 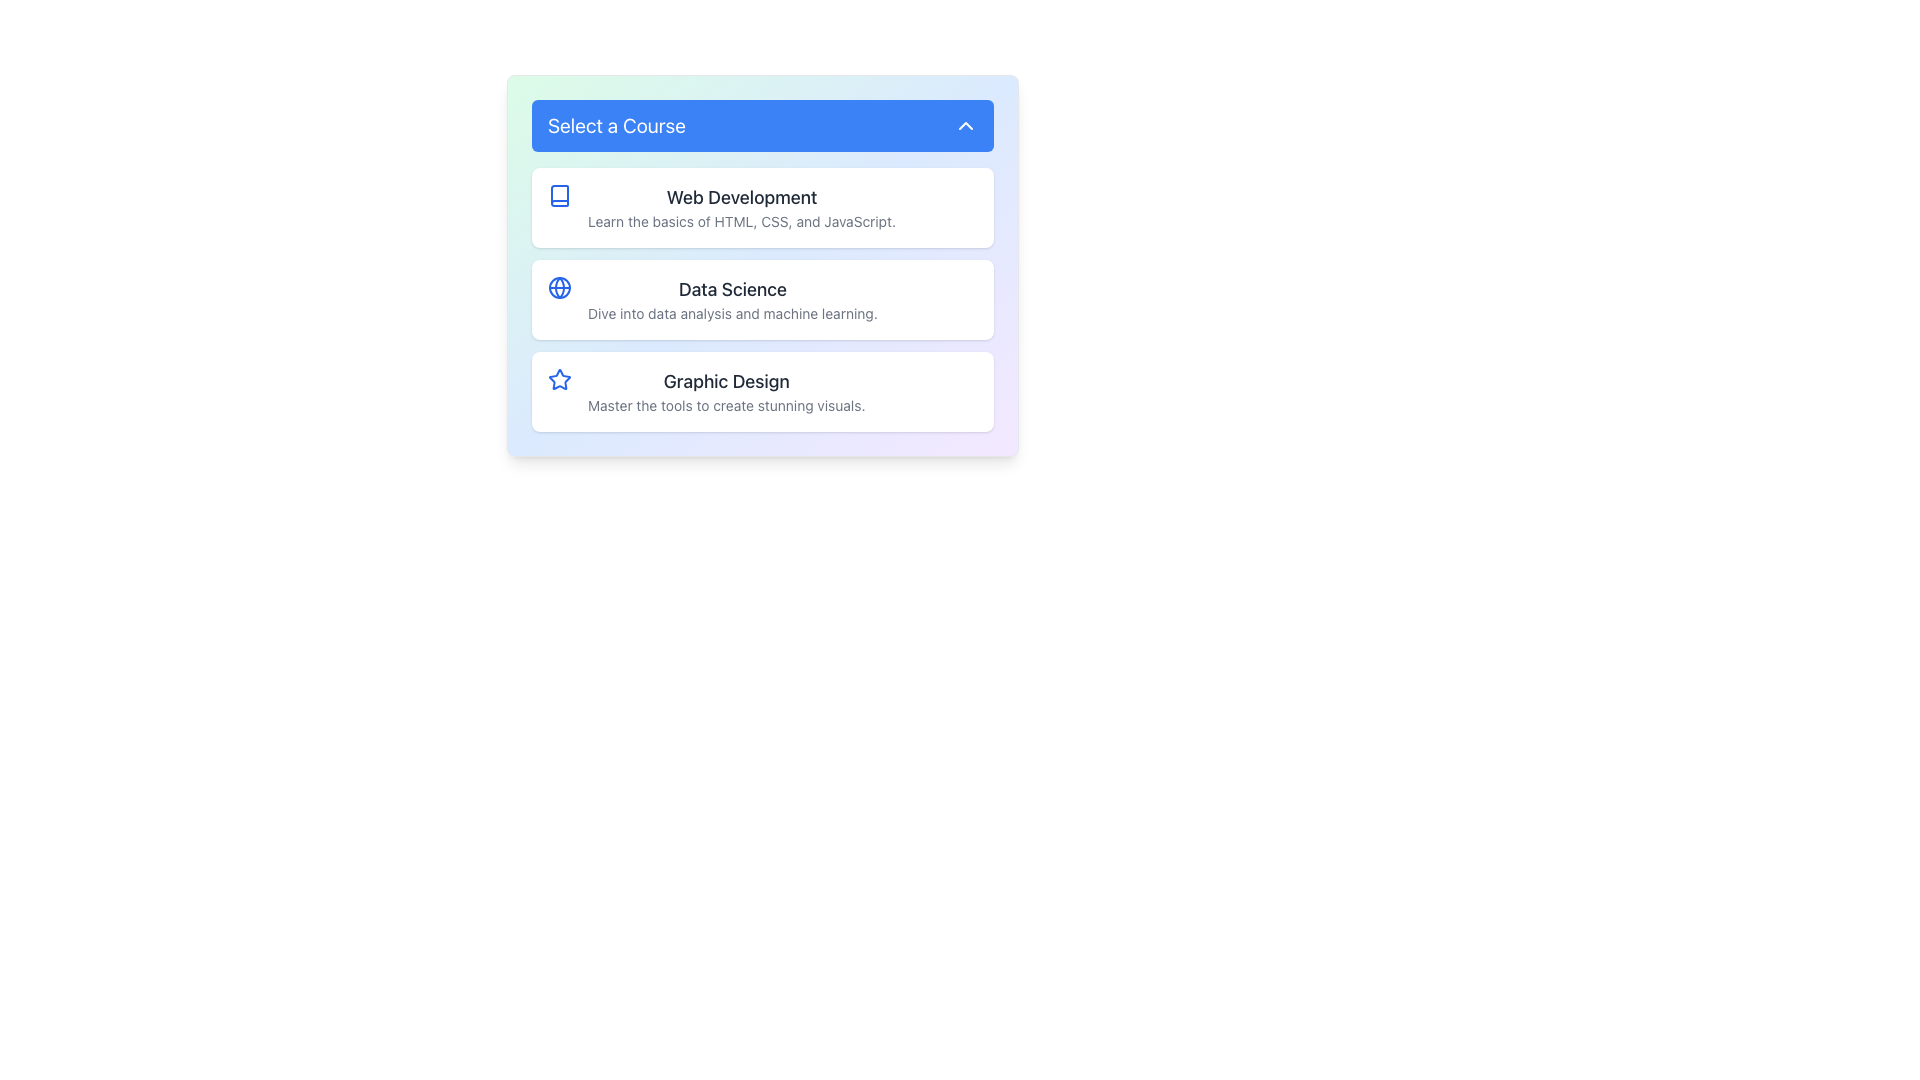 What do you see at coordinates (725, 405) in the screenshot?
I see `supporting text label under the title 'Graphic Design', which provides context about the section's content` at bounding box center [725, 405].